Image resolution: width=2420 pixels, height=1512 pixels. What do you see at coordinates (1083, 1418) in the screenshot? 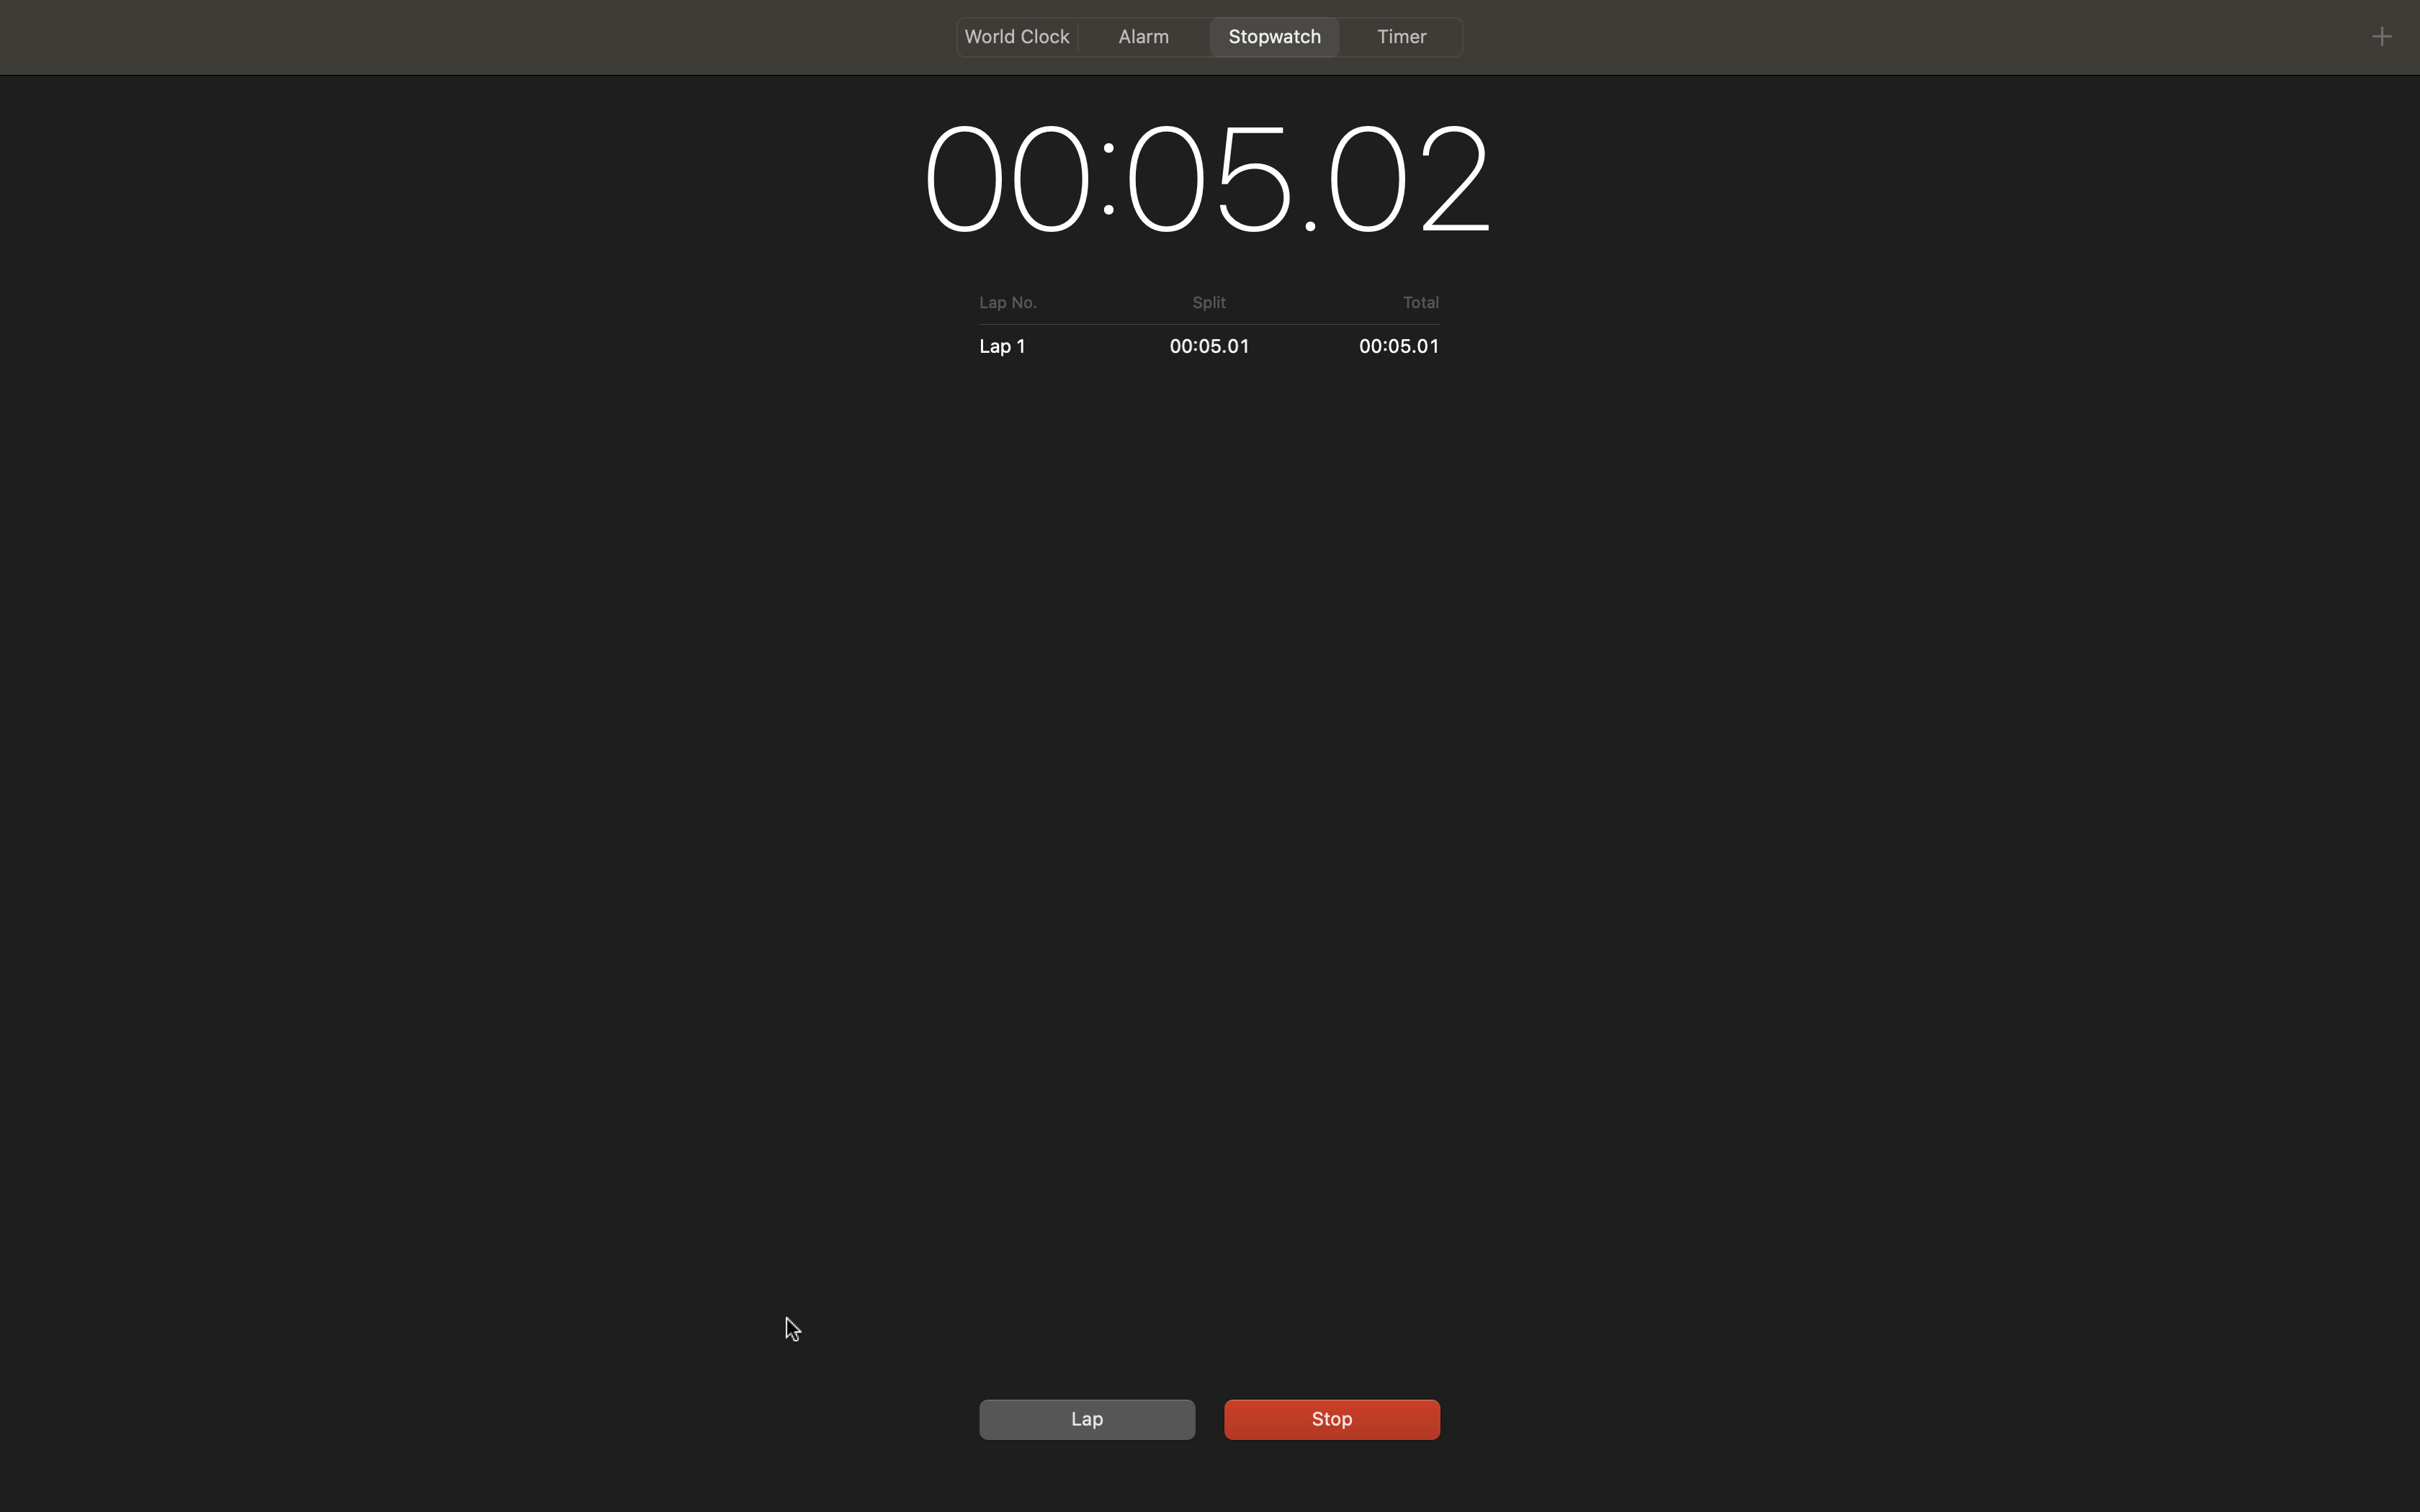
I see `the "lap or reset" button followed by the "start or stop" button` at bounding box center [1083, 1418].